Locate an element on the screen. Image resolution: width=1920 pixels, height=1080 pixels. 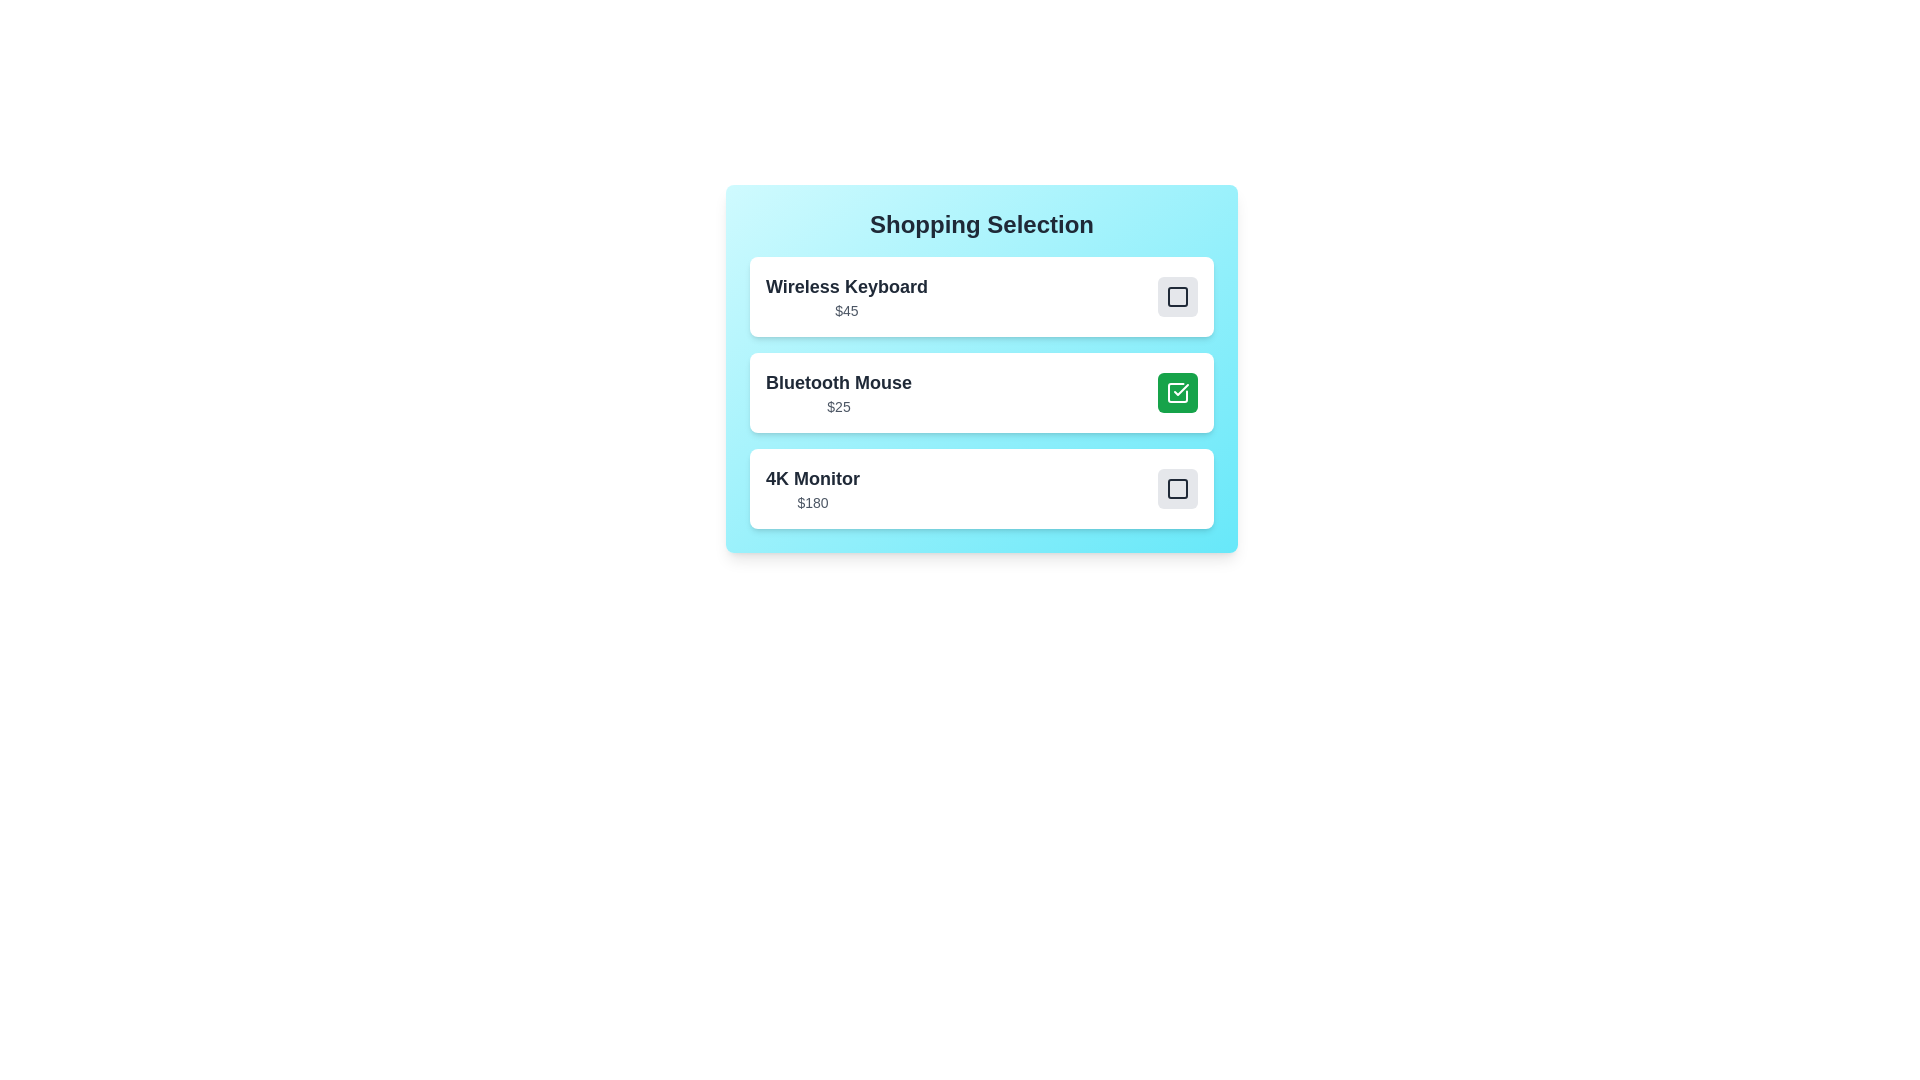
the price text displaying '$45', which is styled in gray and located beneath the 'Wireless Keyboard' label in the shopping selection component is located at coordinates (846, 311).